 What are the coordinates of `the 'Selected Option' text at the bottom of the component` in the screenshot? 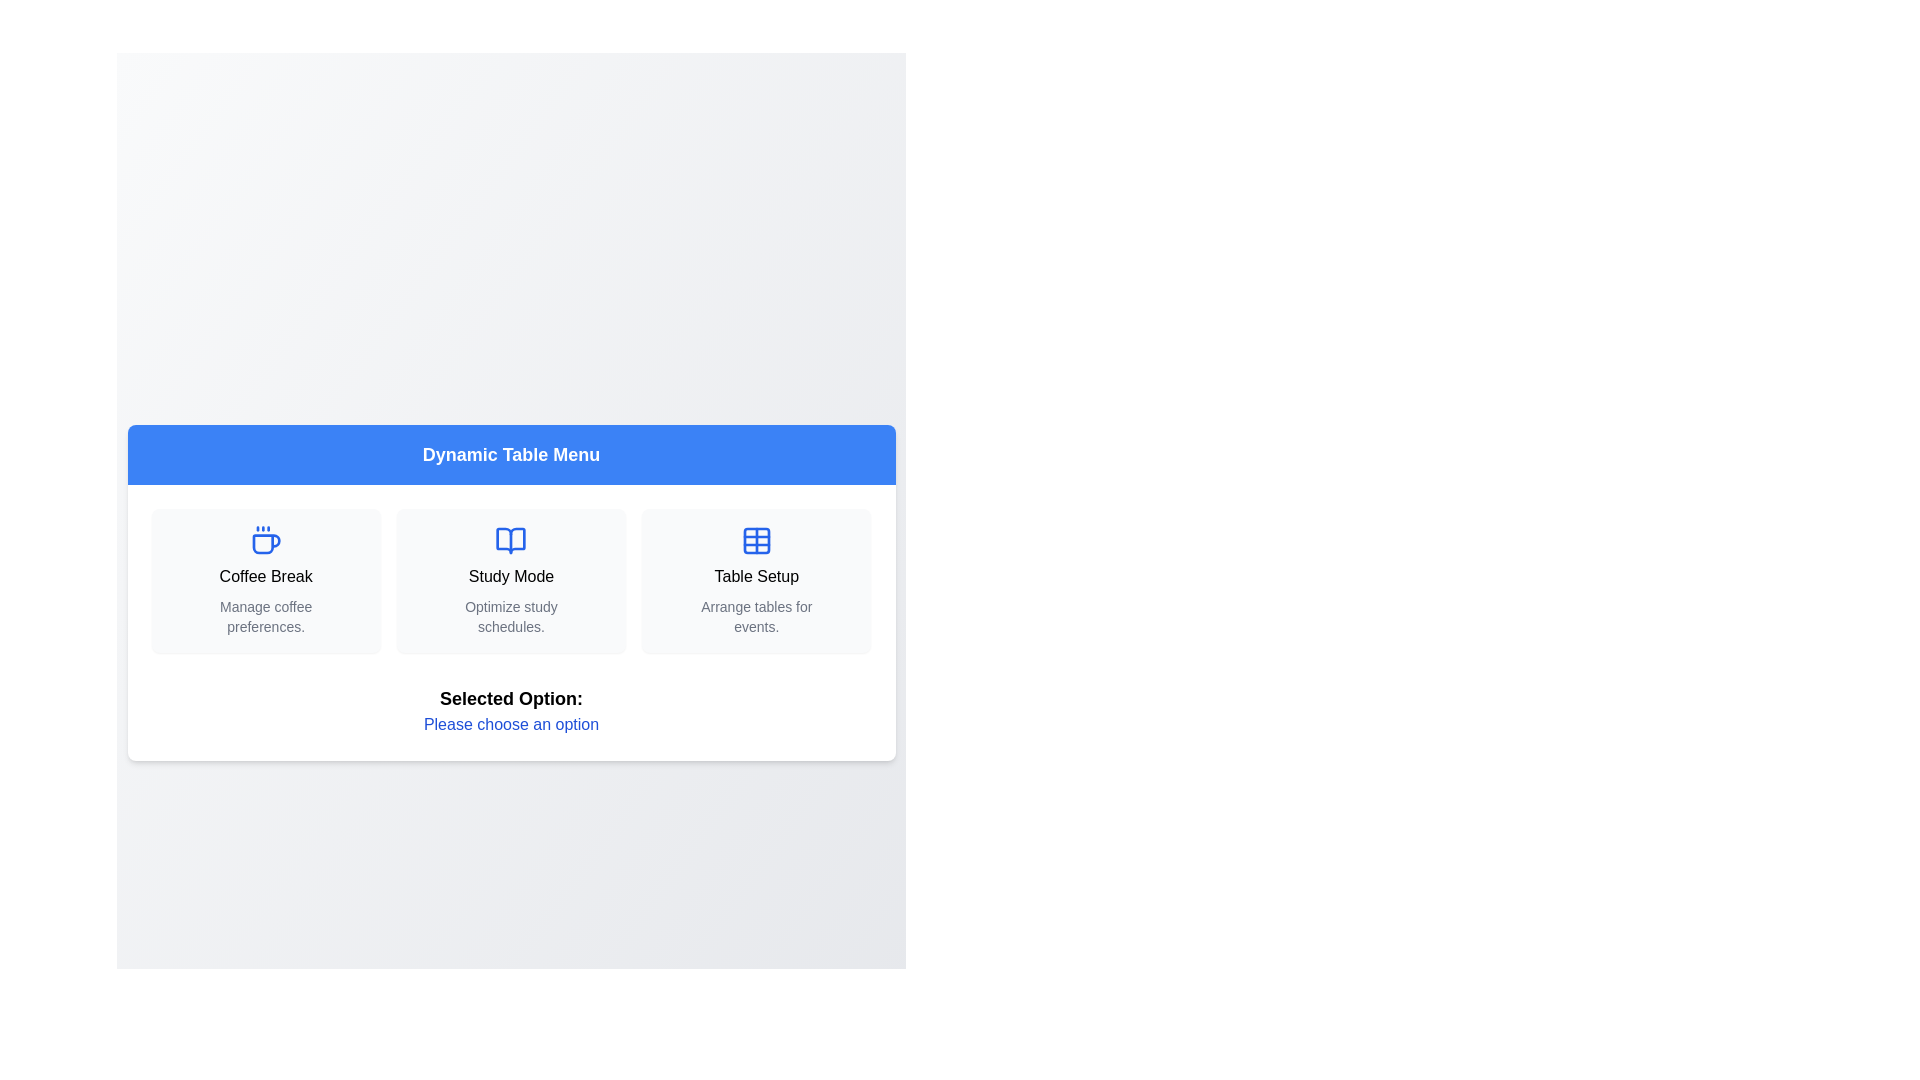 It's located at (511, 709).